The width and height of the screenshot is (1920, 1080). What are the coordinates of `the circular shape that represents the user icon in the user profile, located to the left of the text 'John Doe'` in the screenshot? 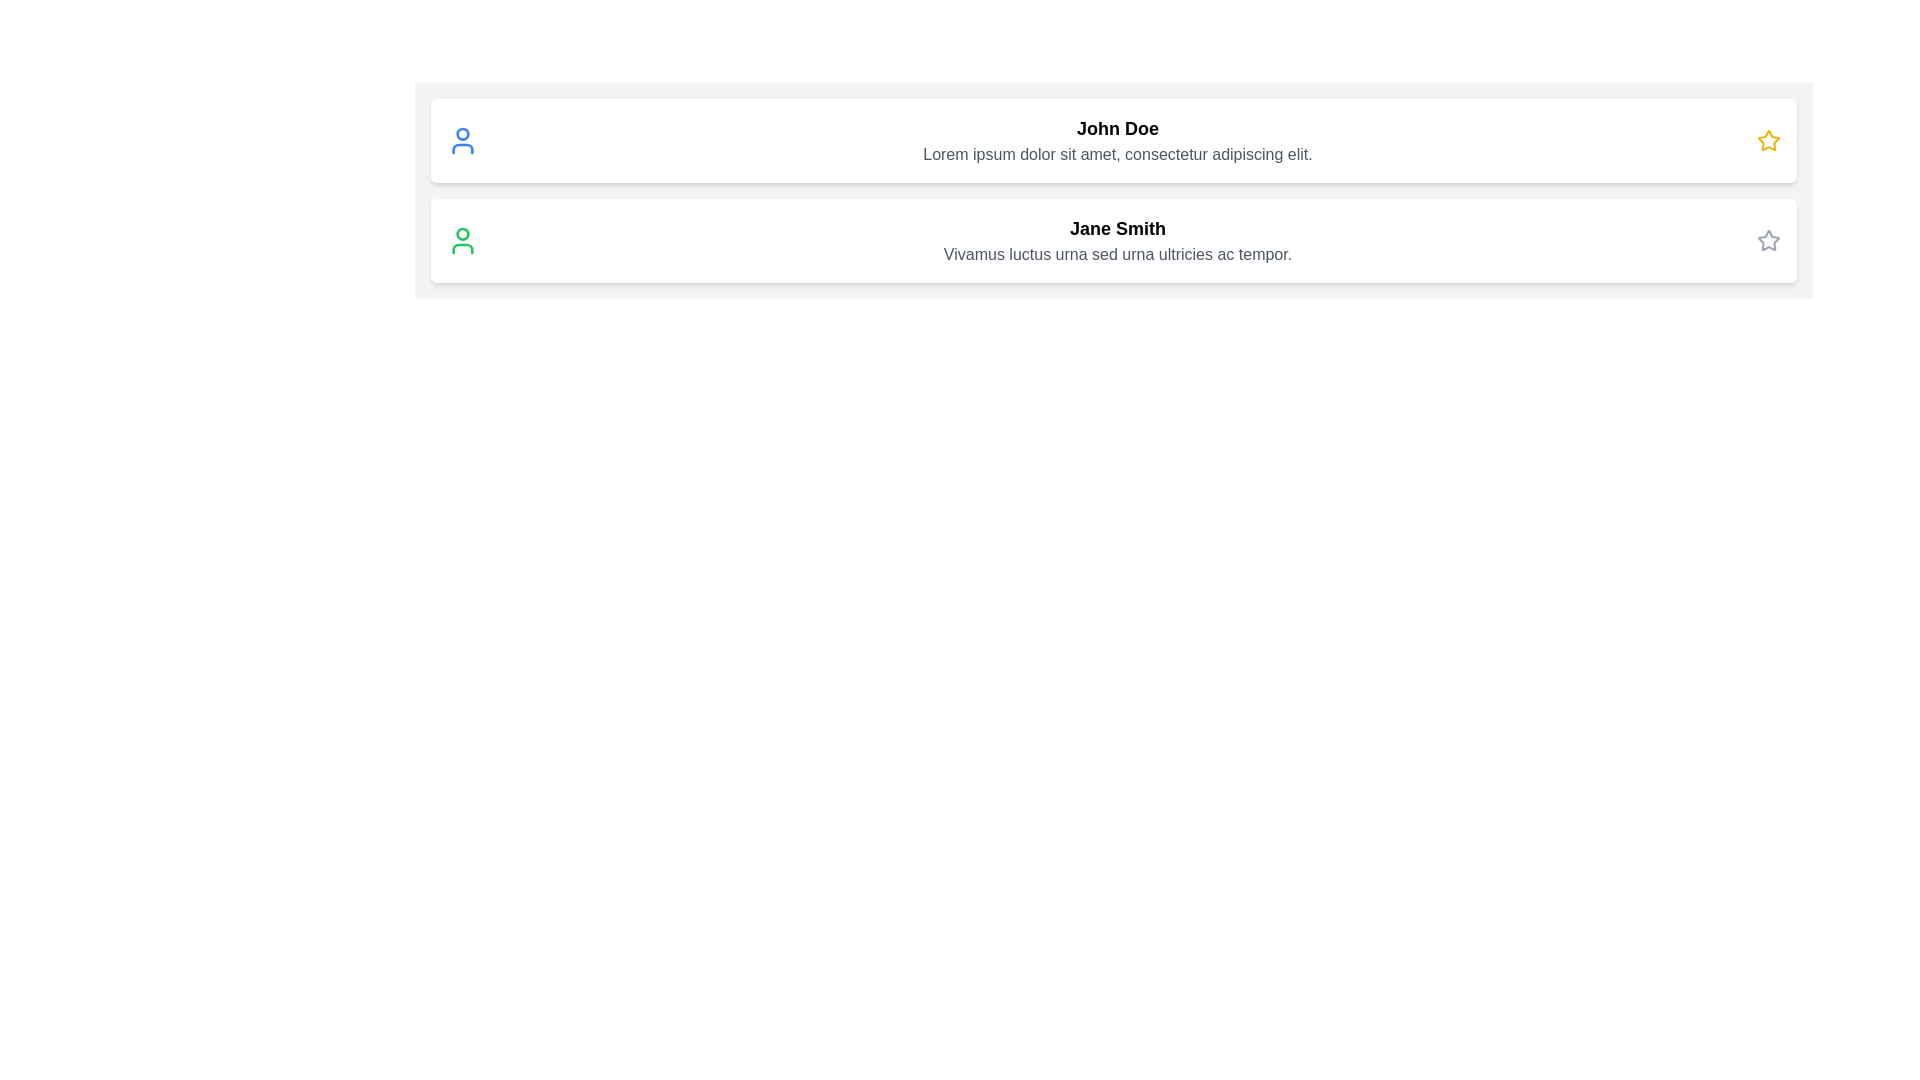 It's located at (461, 134).